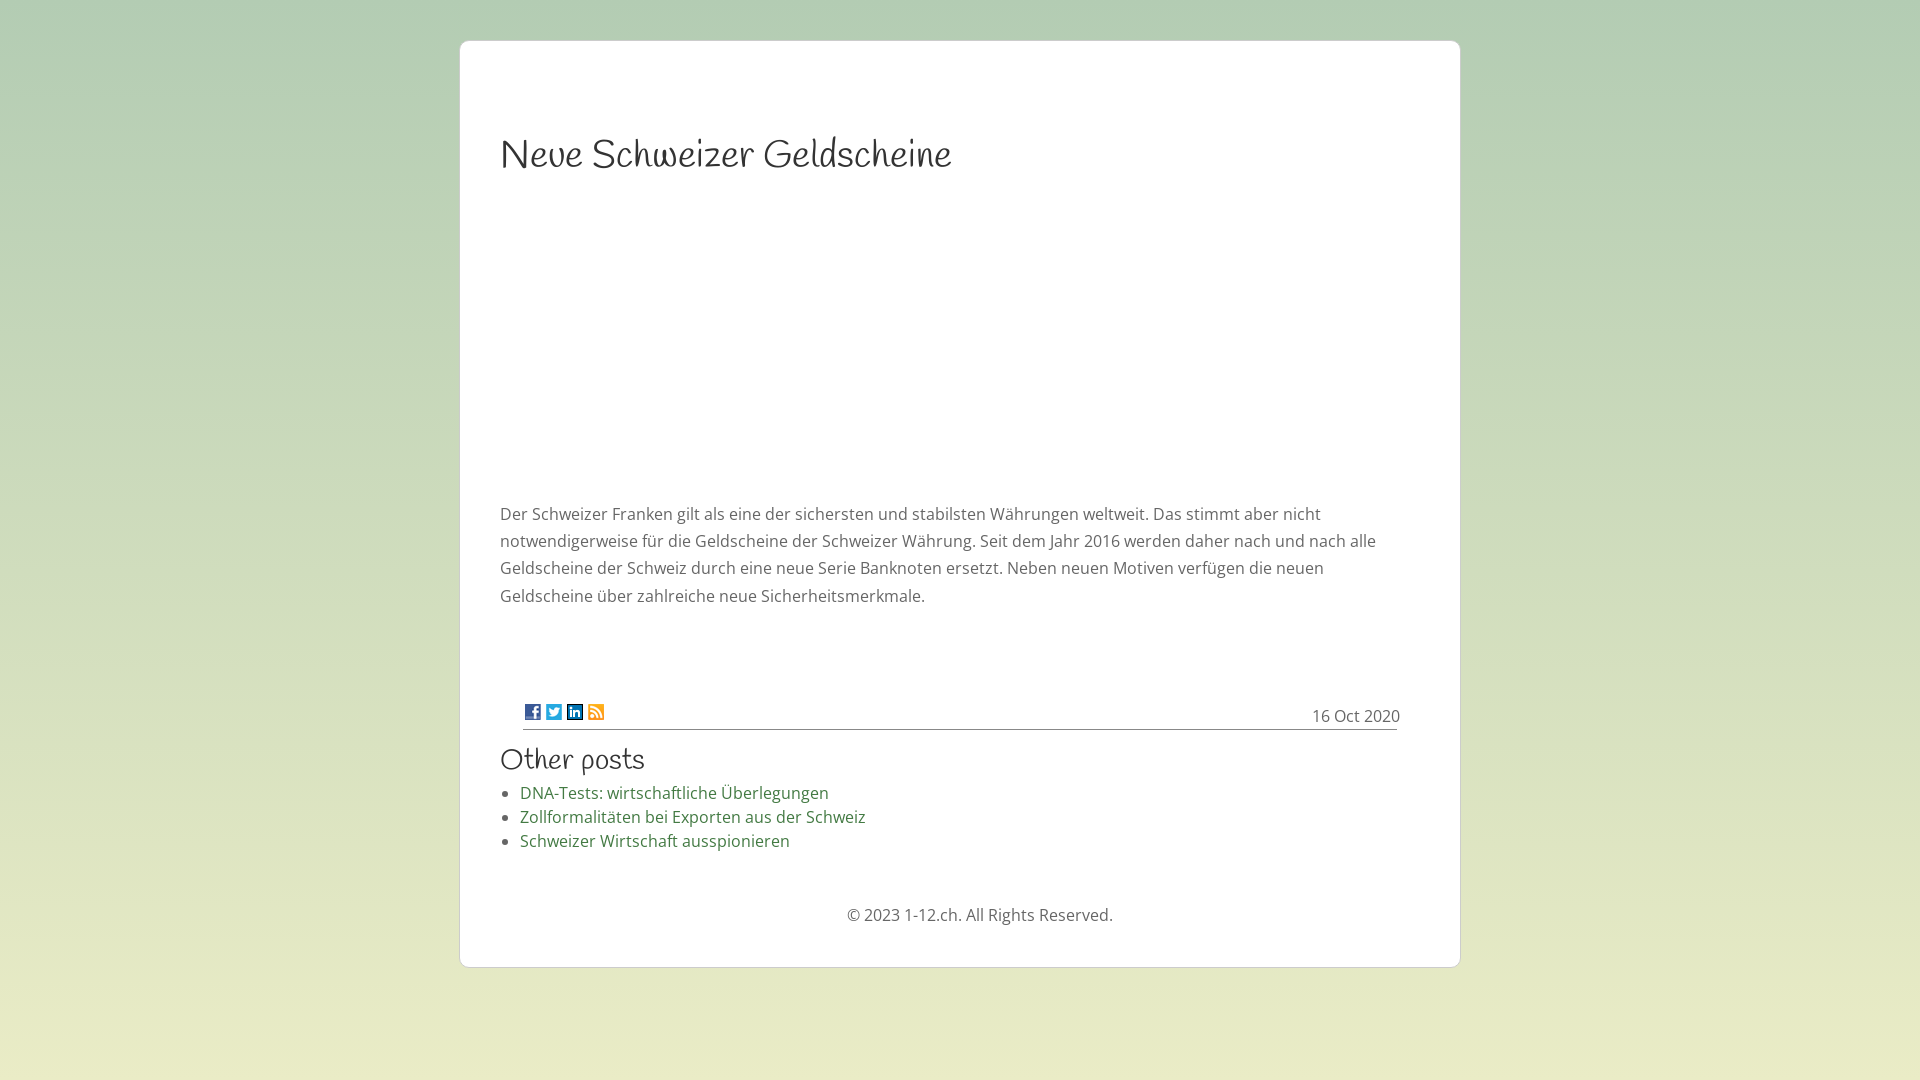  I want to click on 'Facebook', so click(524, 711).